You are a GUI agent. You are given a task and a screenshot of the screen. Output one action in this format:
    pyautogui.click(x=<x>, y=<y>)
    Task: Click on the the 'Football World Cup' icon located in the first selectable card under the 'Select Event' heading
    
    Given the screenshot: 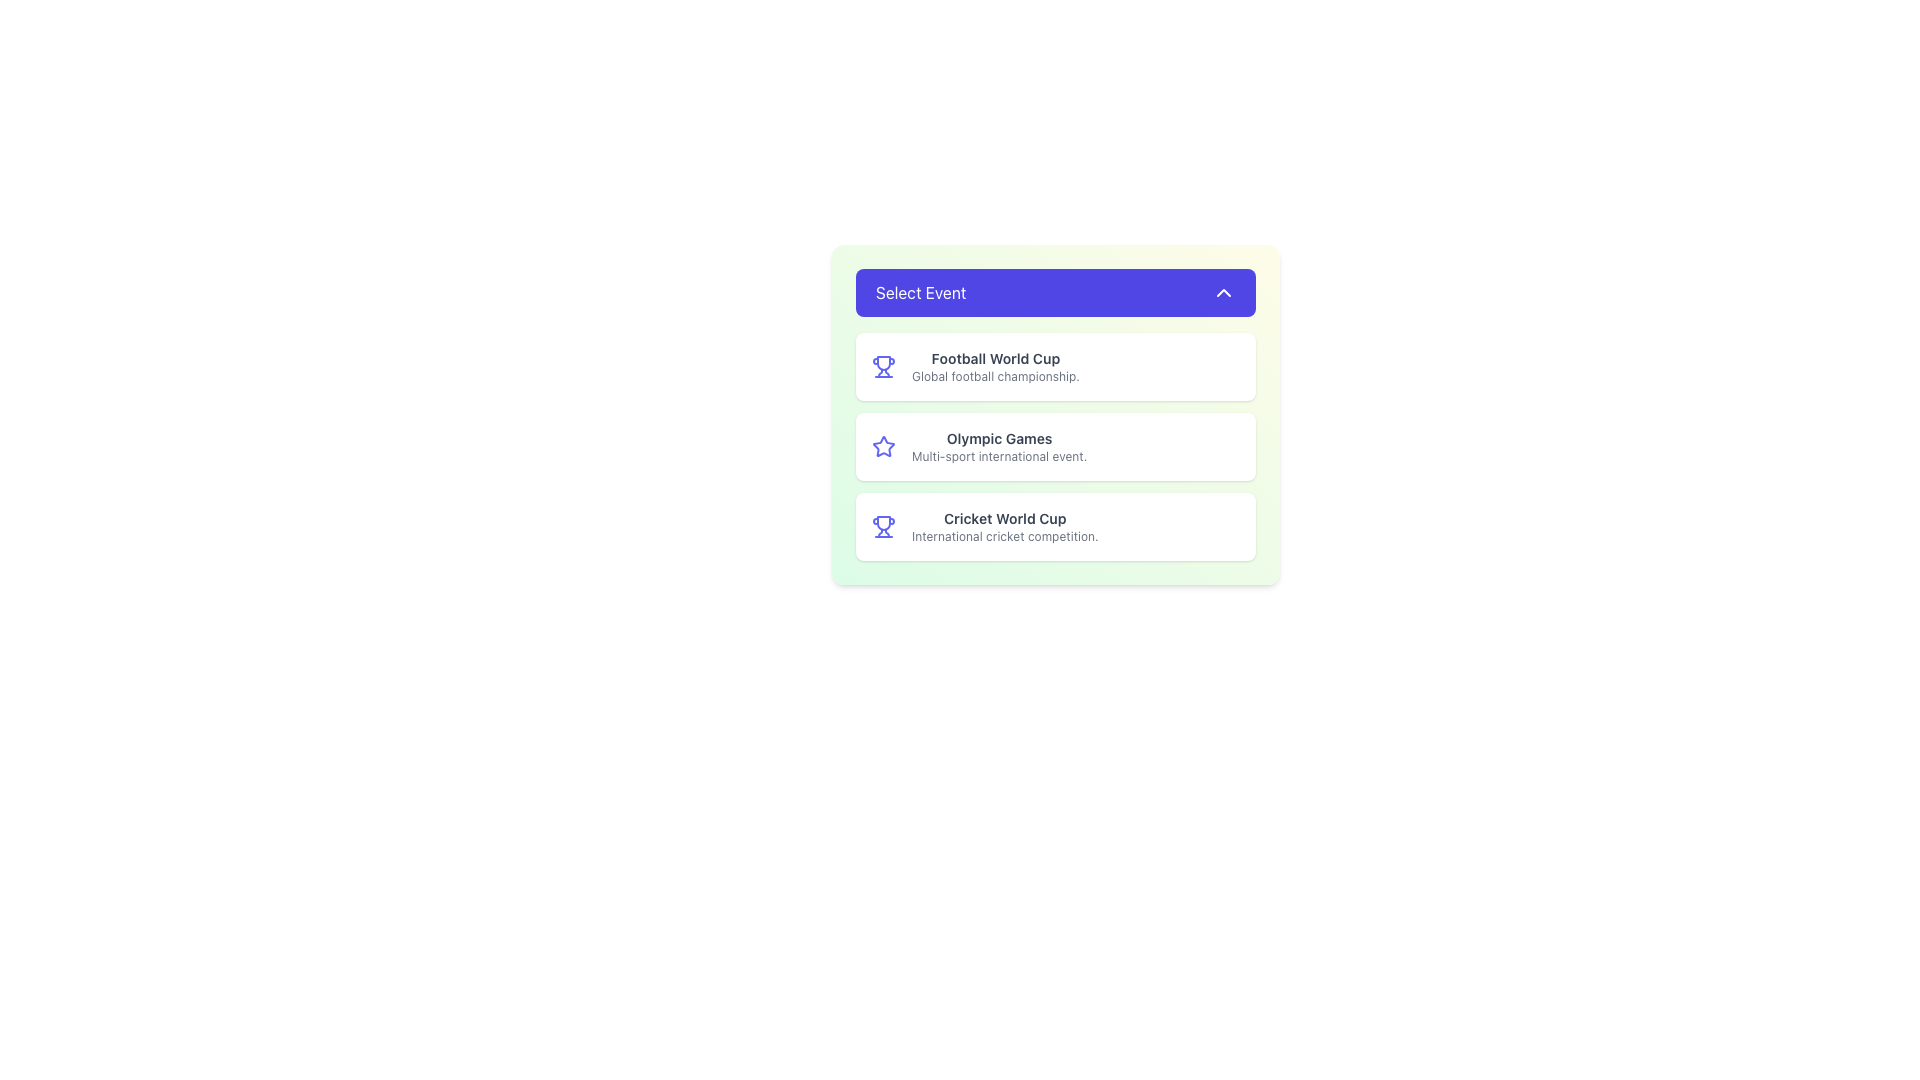 What is the action you would take?
    pyautogui.click(x=882, y=366)
    